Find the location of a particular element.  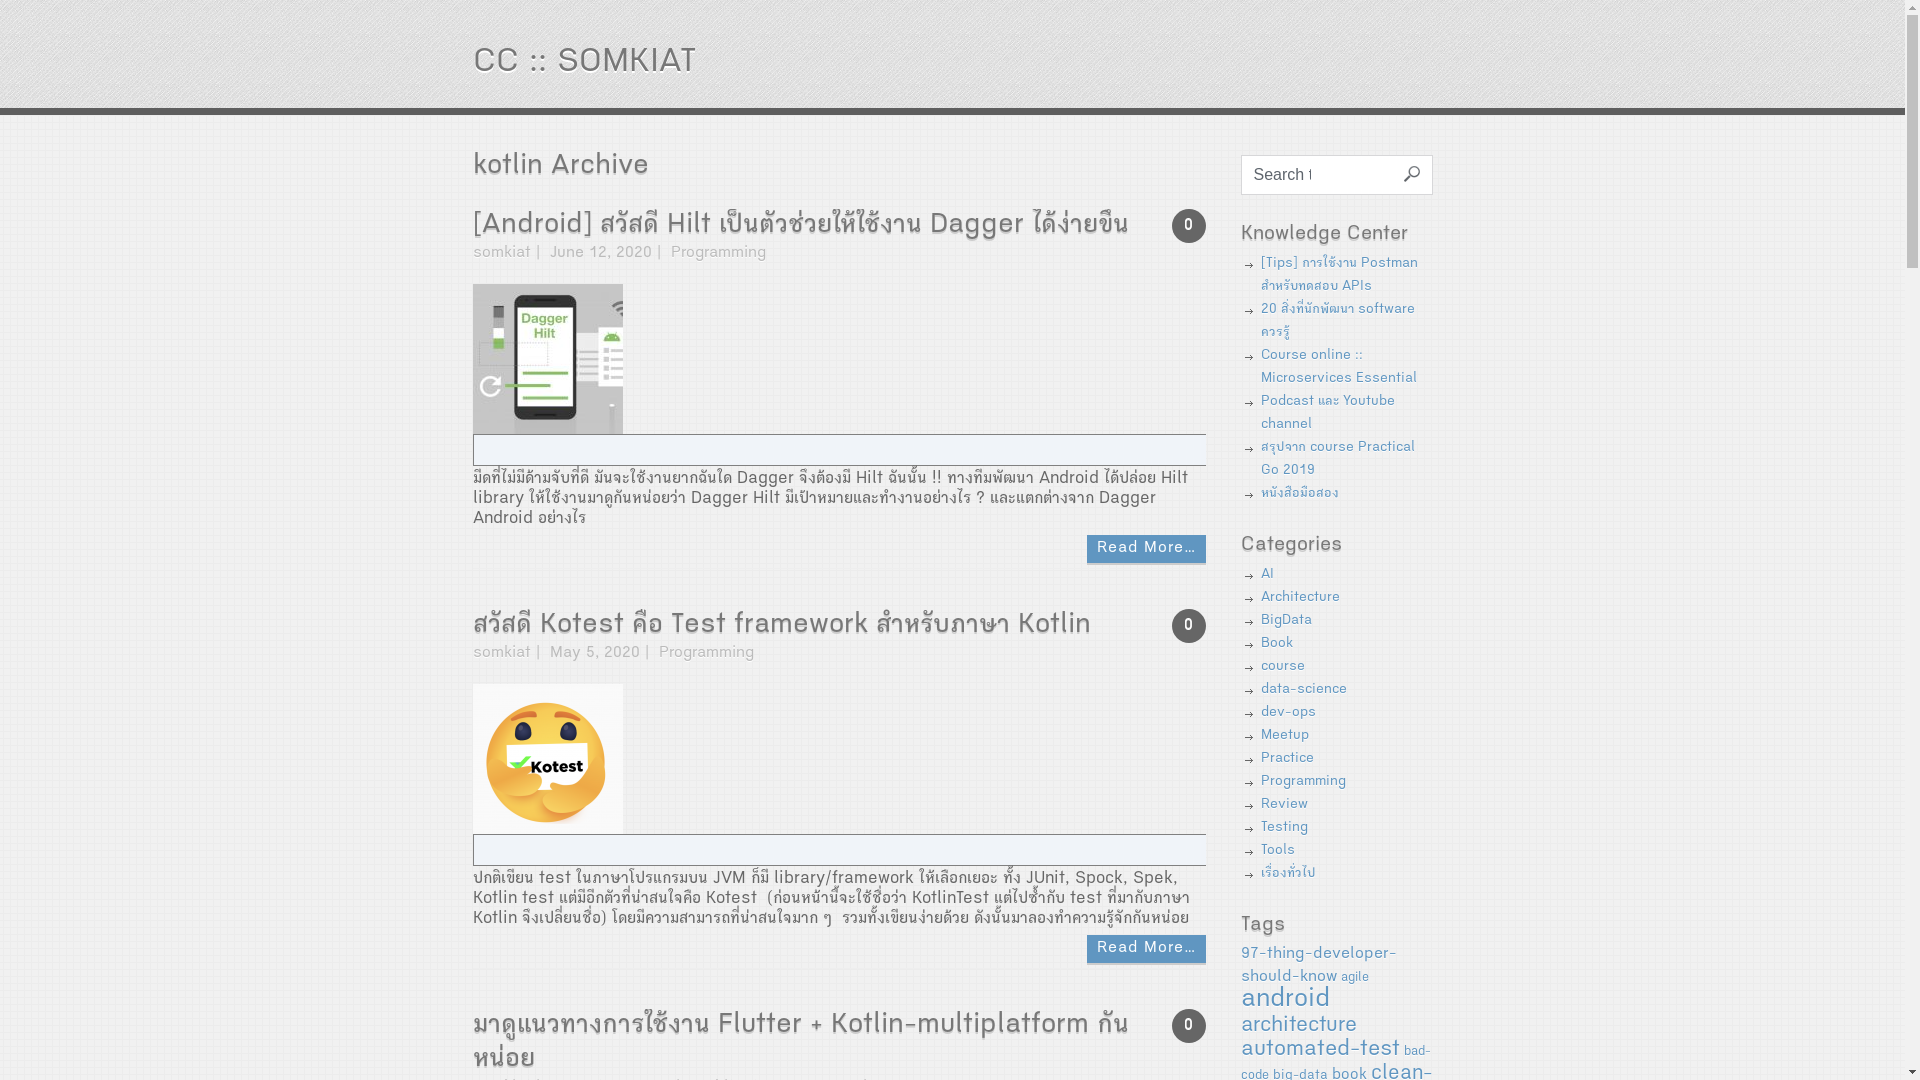

'Practice' is located at coordinates (1286, 759).